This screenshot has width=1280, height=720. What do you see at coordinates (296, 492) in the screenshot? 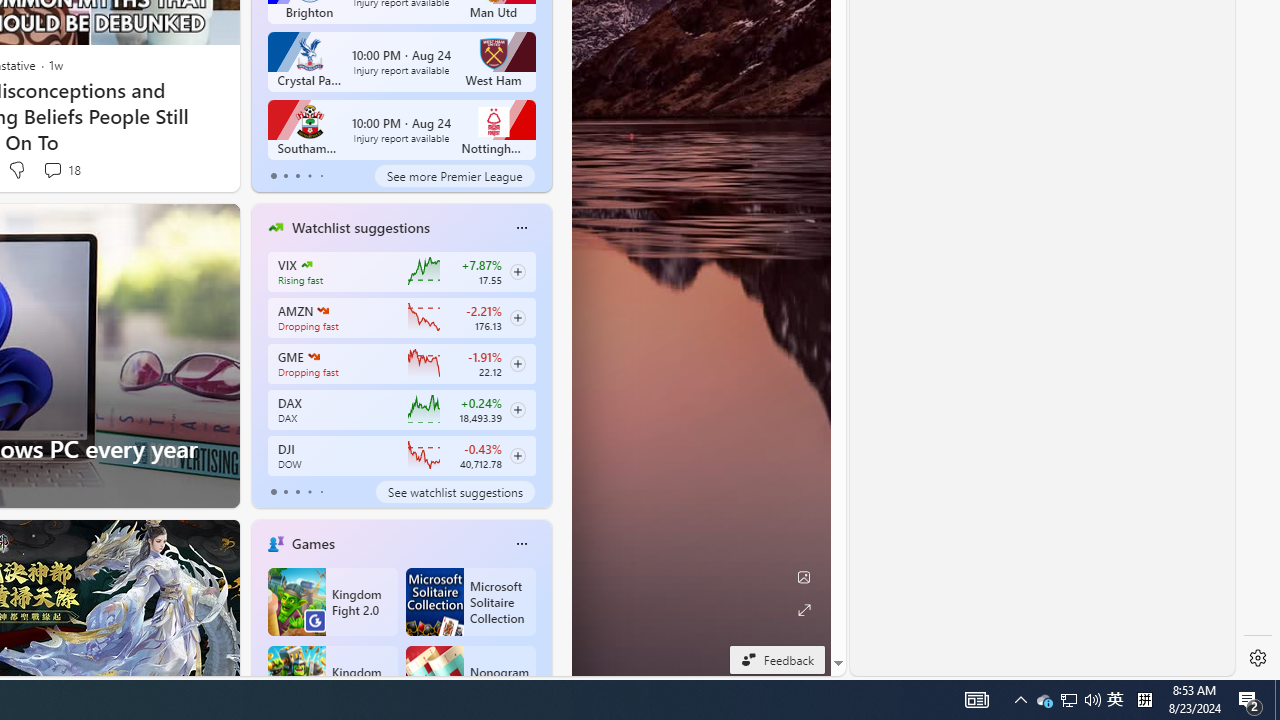
I see `'tab-2'` at bounding box center [296, 492].